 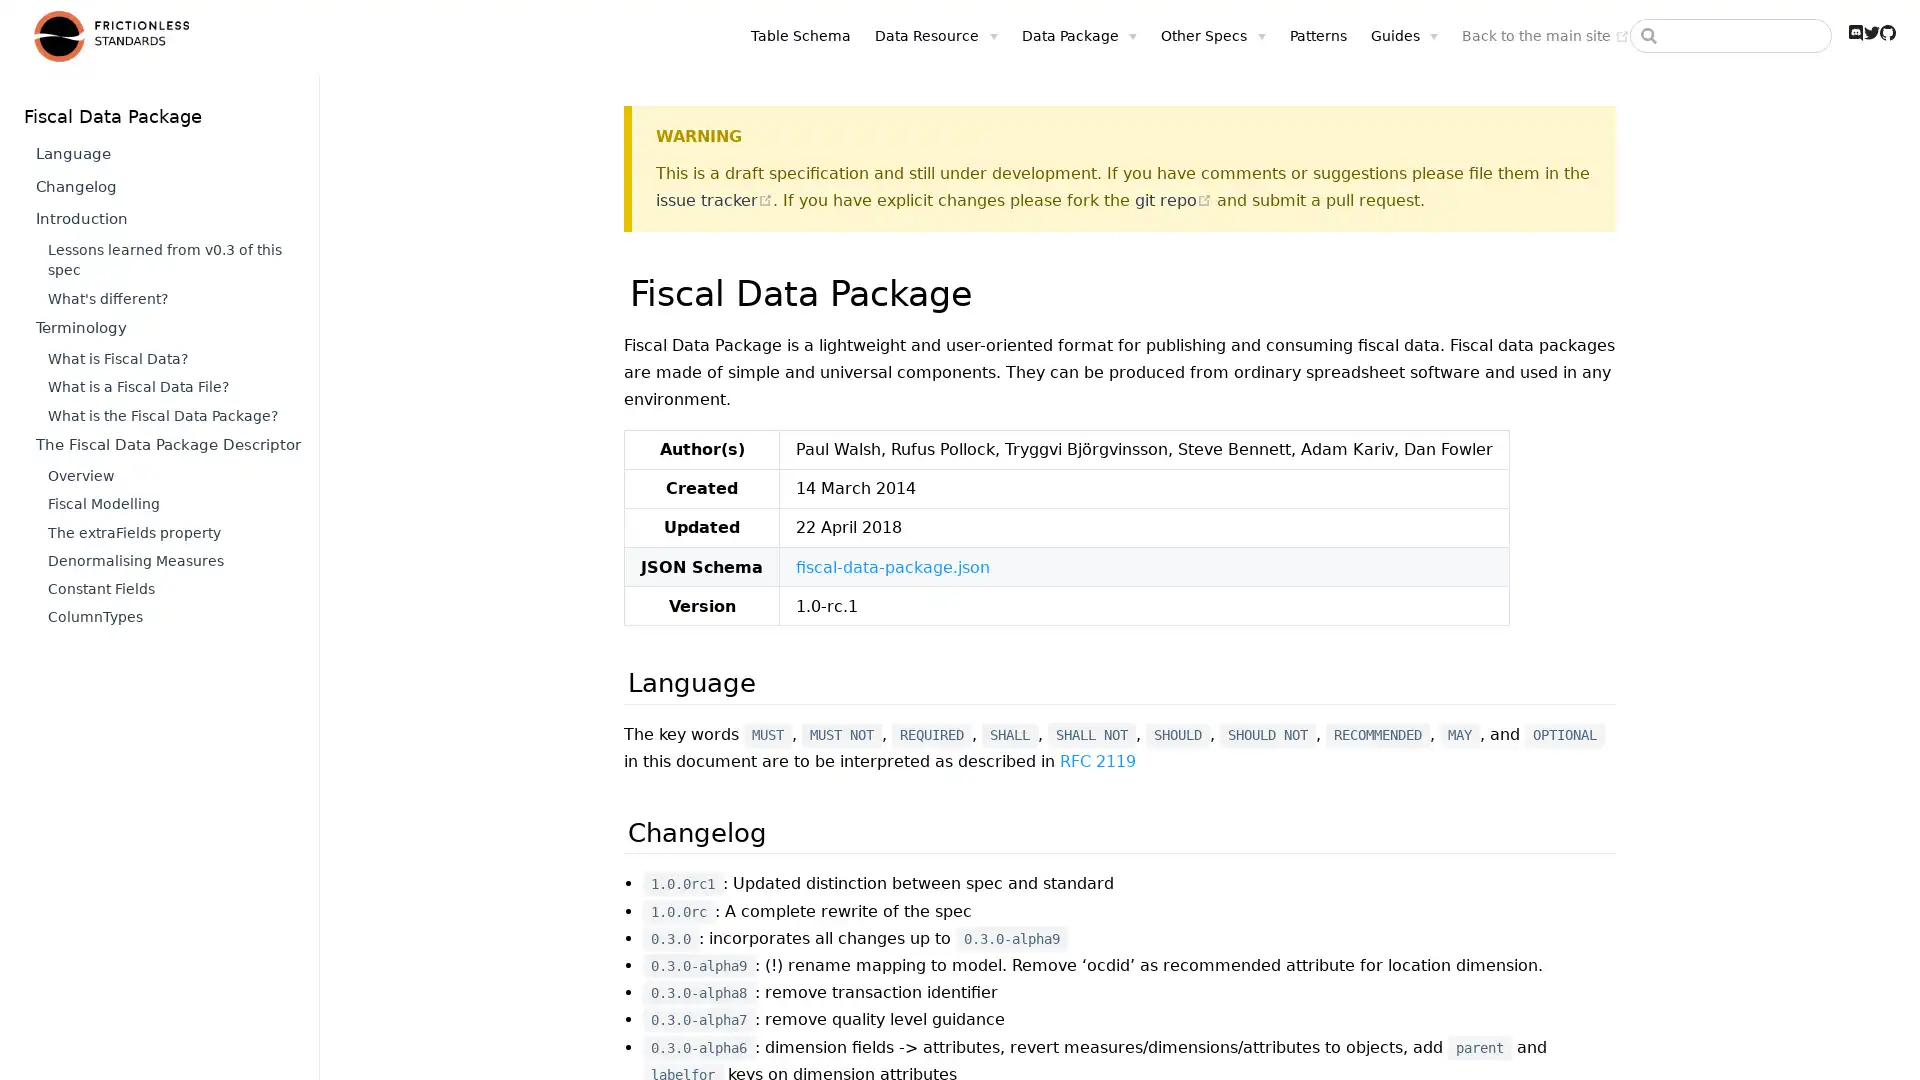 What do you see at coordinates (1402, 35) in the screenshot?
I see `Guides` at bounding box center [1402, 35].